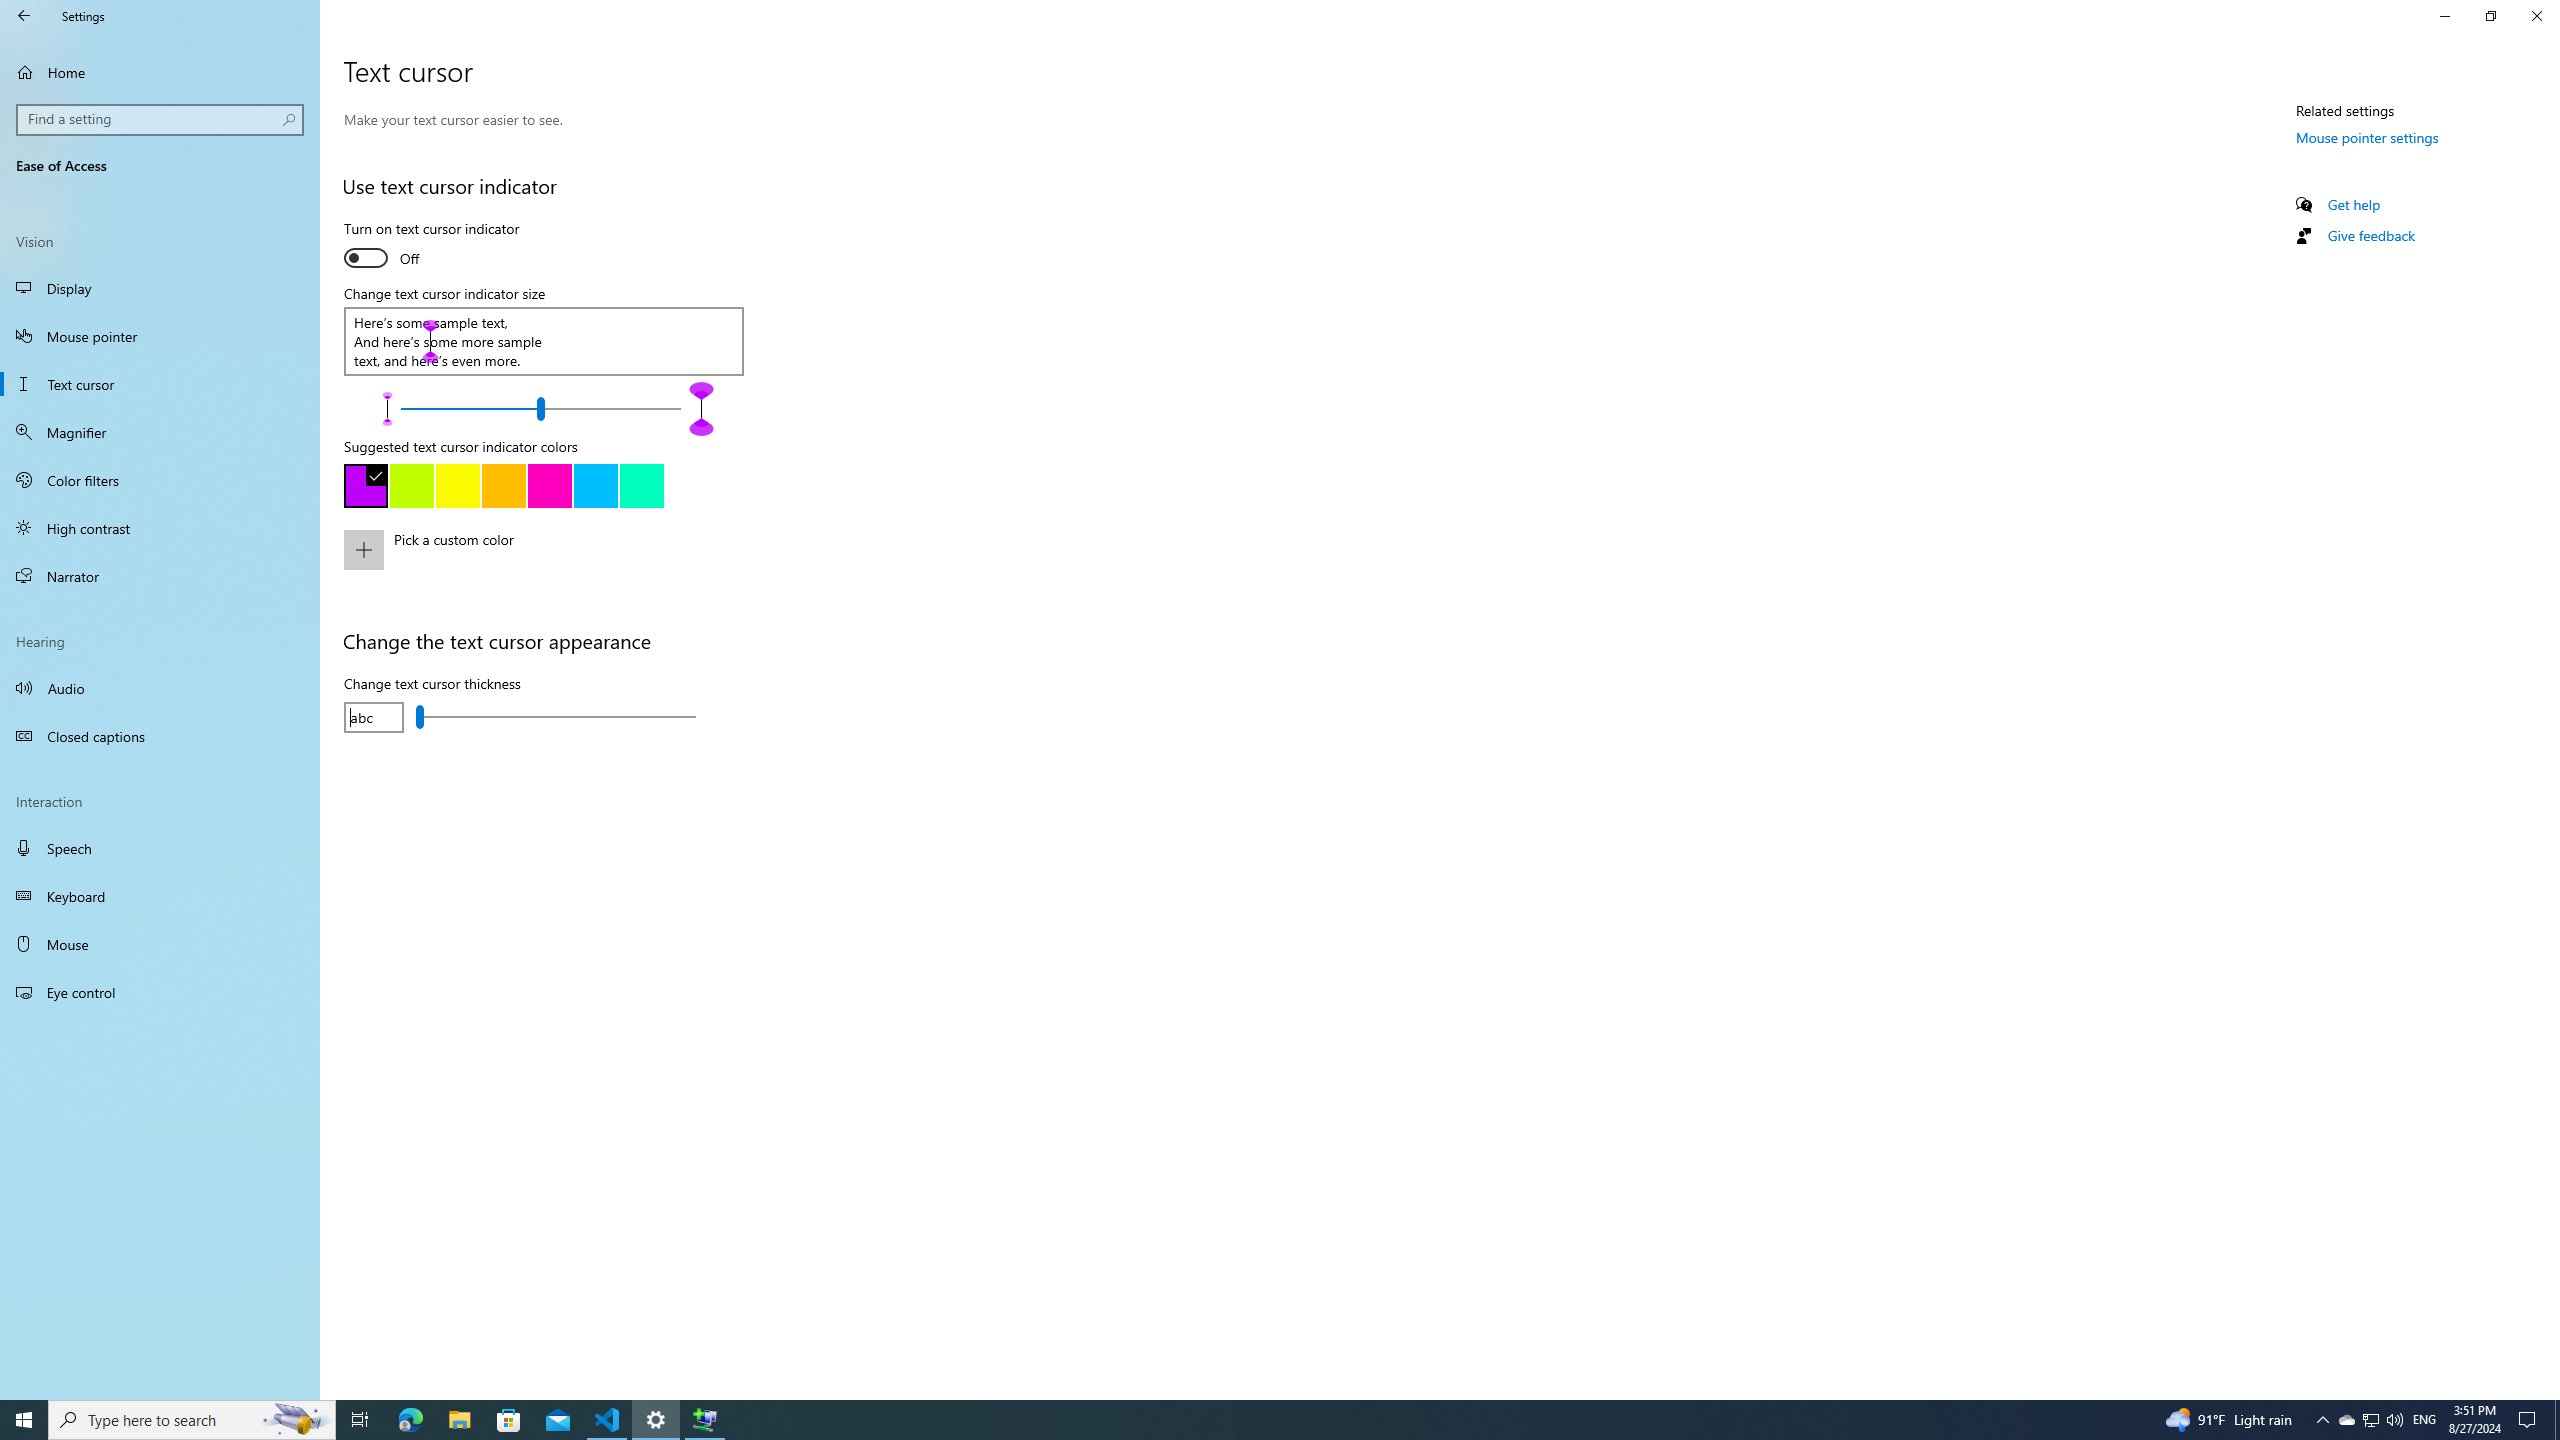  What do you see at coordinates (159, 896) in the screenshot?
I see `'Keyboard'` at bounding box center [159, 896].